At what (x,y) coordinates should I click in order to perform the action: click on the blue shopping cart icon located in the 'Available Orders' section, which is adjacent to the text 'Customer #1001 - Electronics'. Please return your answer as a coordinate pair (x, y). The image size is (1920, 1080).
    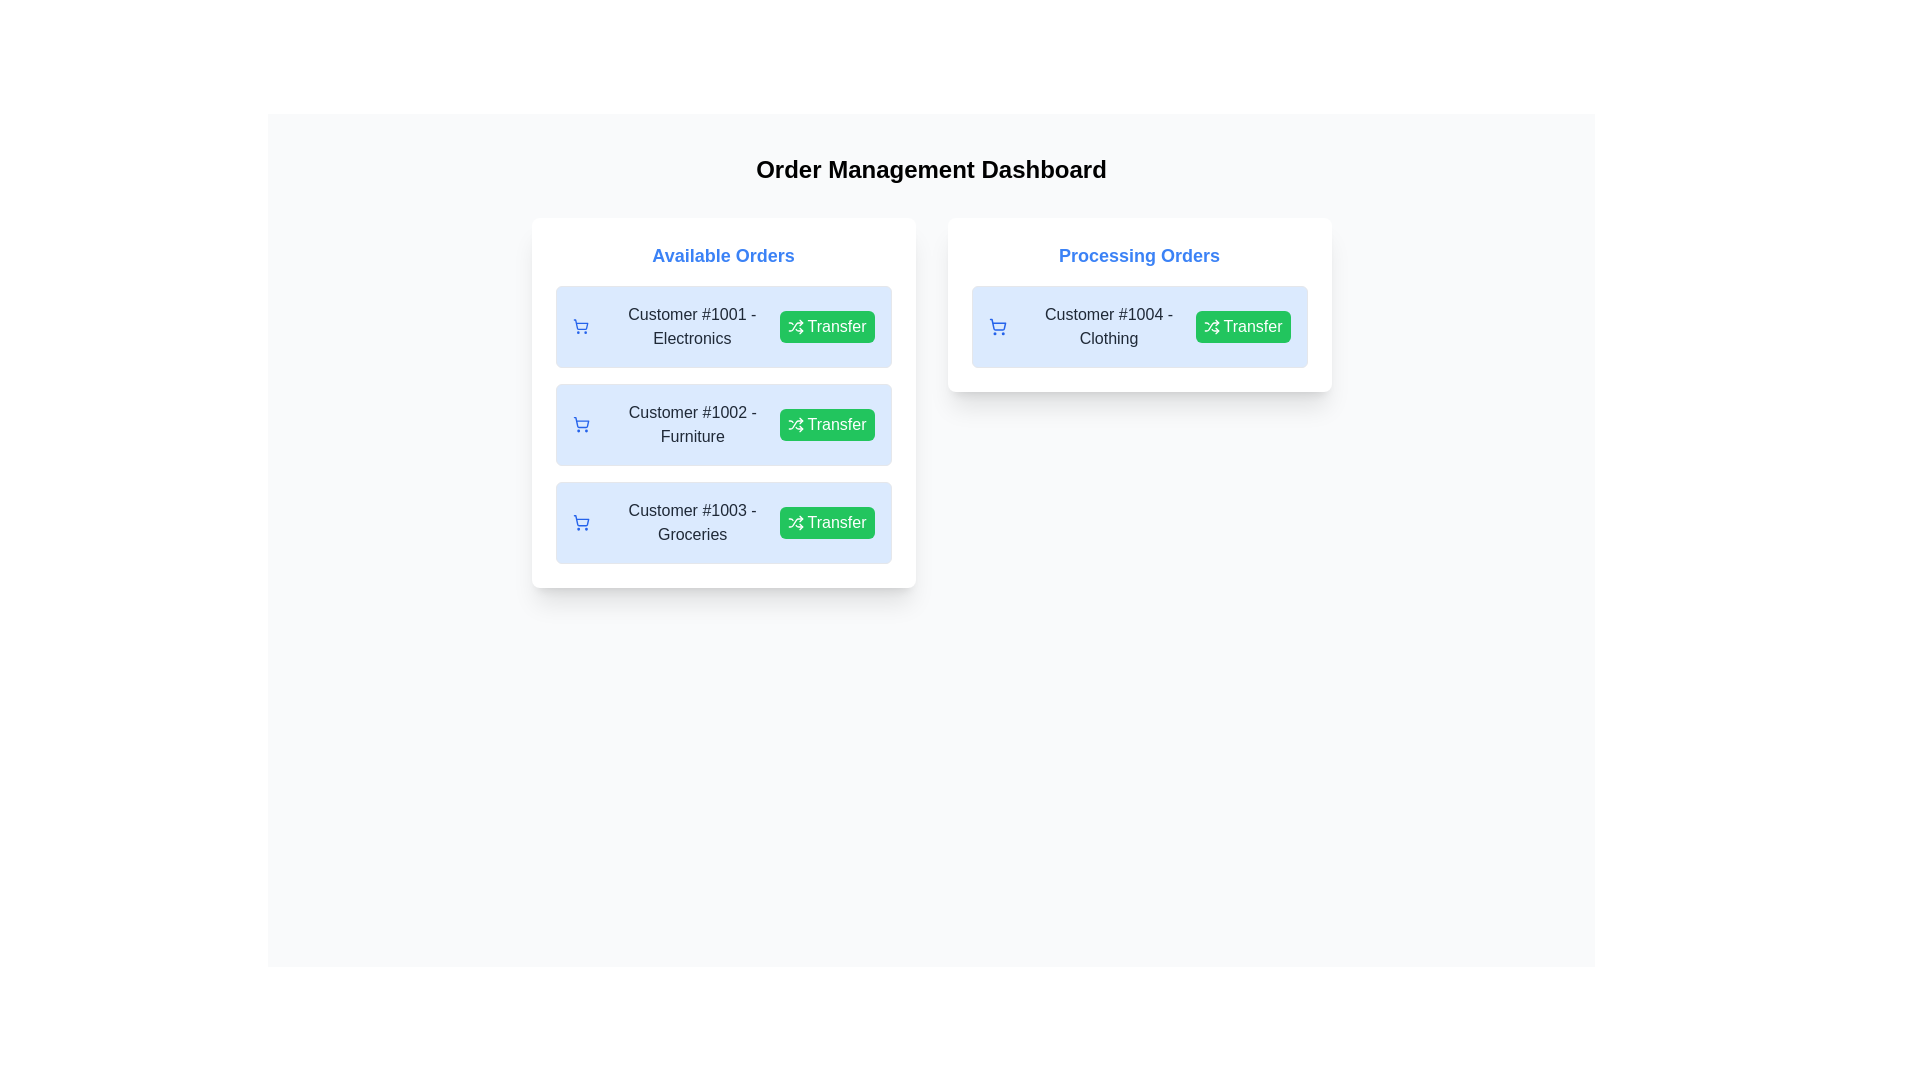
    Looking at the image, I should click on (579, 326).